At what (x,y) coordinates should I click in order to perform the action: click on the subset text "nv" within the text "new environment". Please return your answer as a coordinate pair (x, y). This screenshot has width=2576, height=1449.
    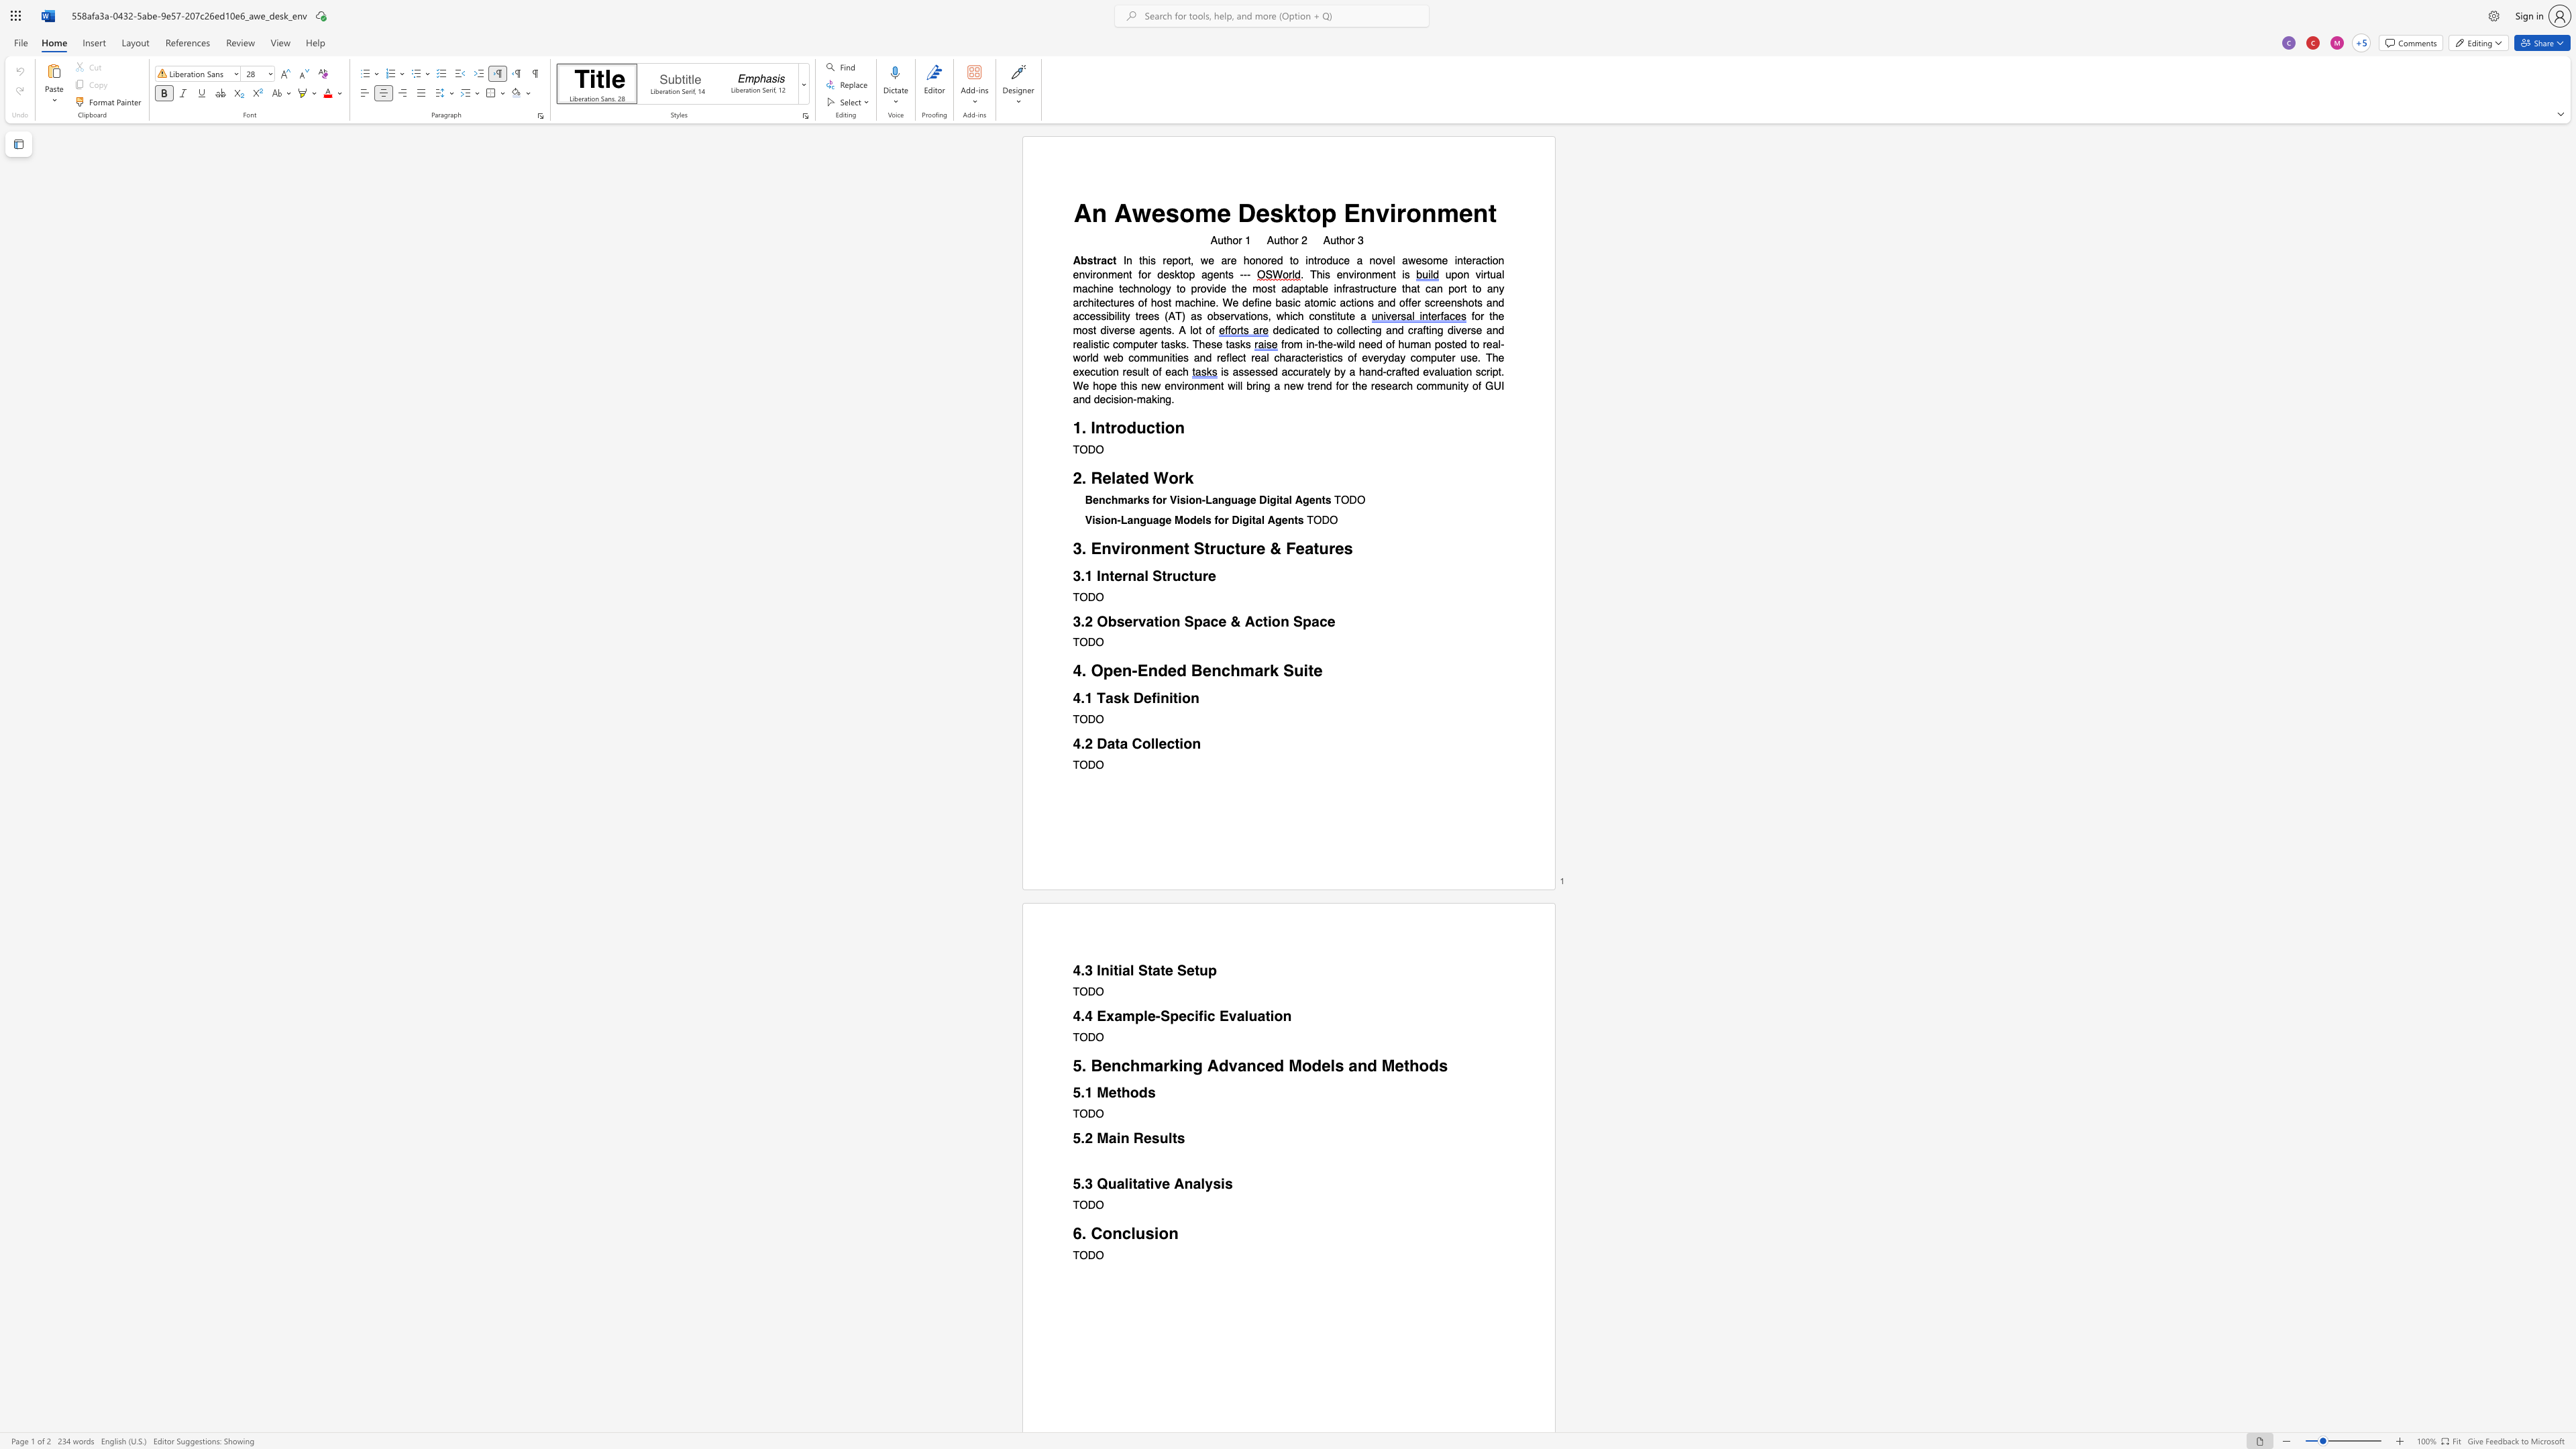
    Looking at the image, I should click on (1169, 386).